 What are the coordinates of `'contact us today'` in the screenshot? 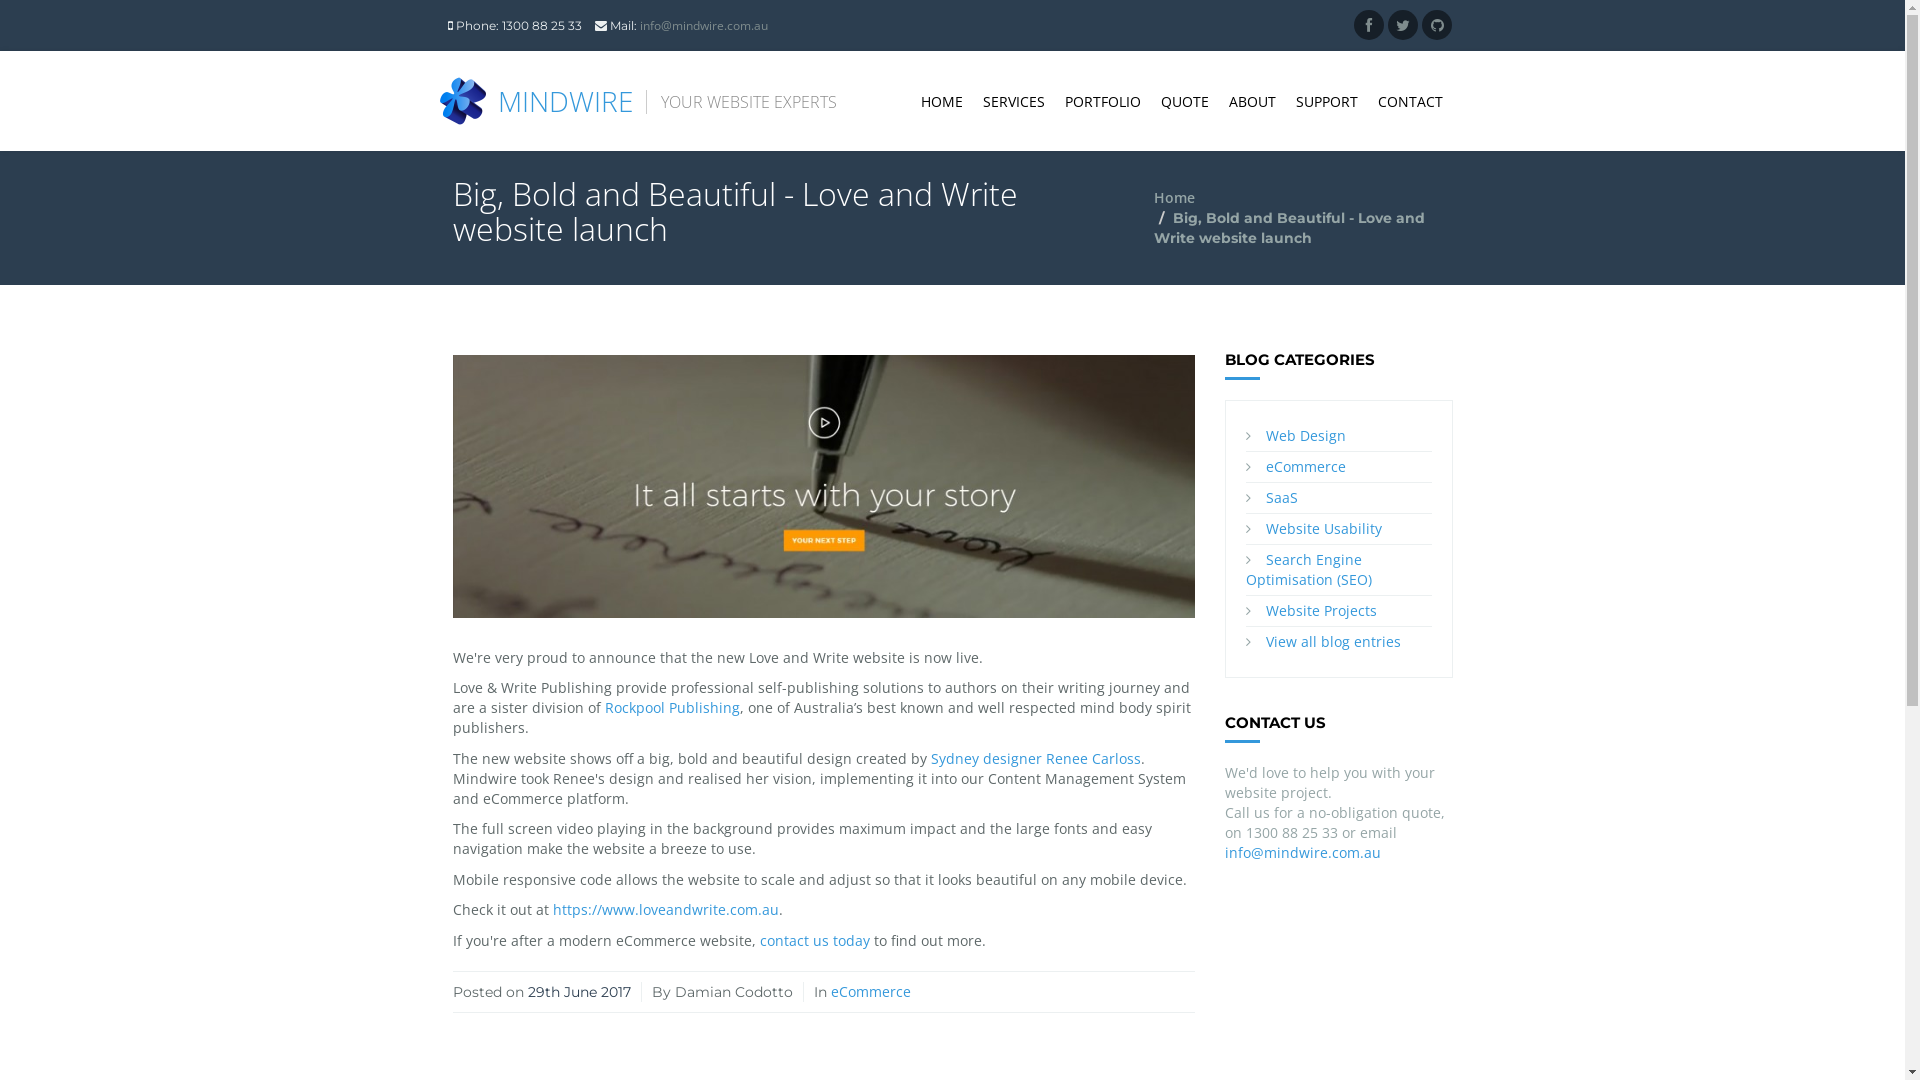 It's located at (815, 940).